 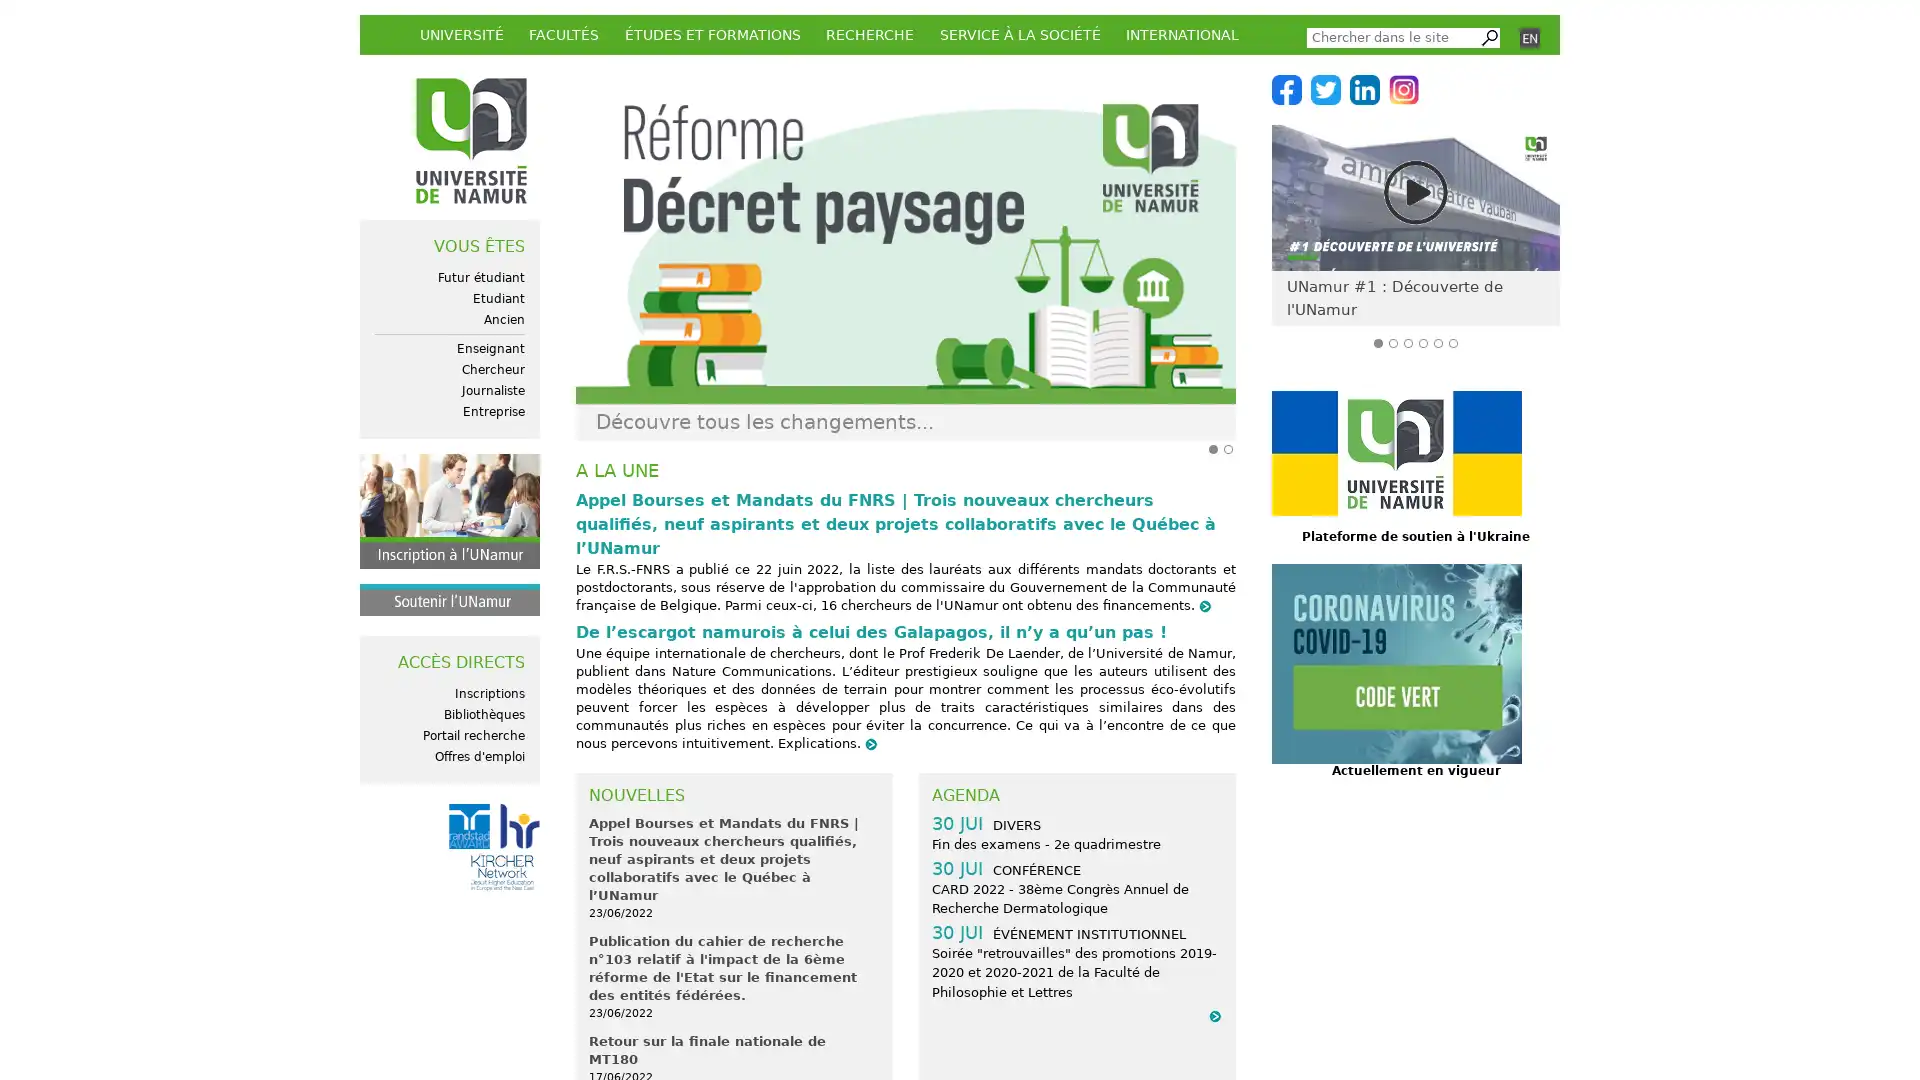 I want to click on OK, so click(x=1488, y=37).